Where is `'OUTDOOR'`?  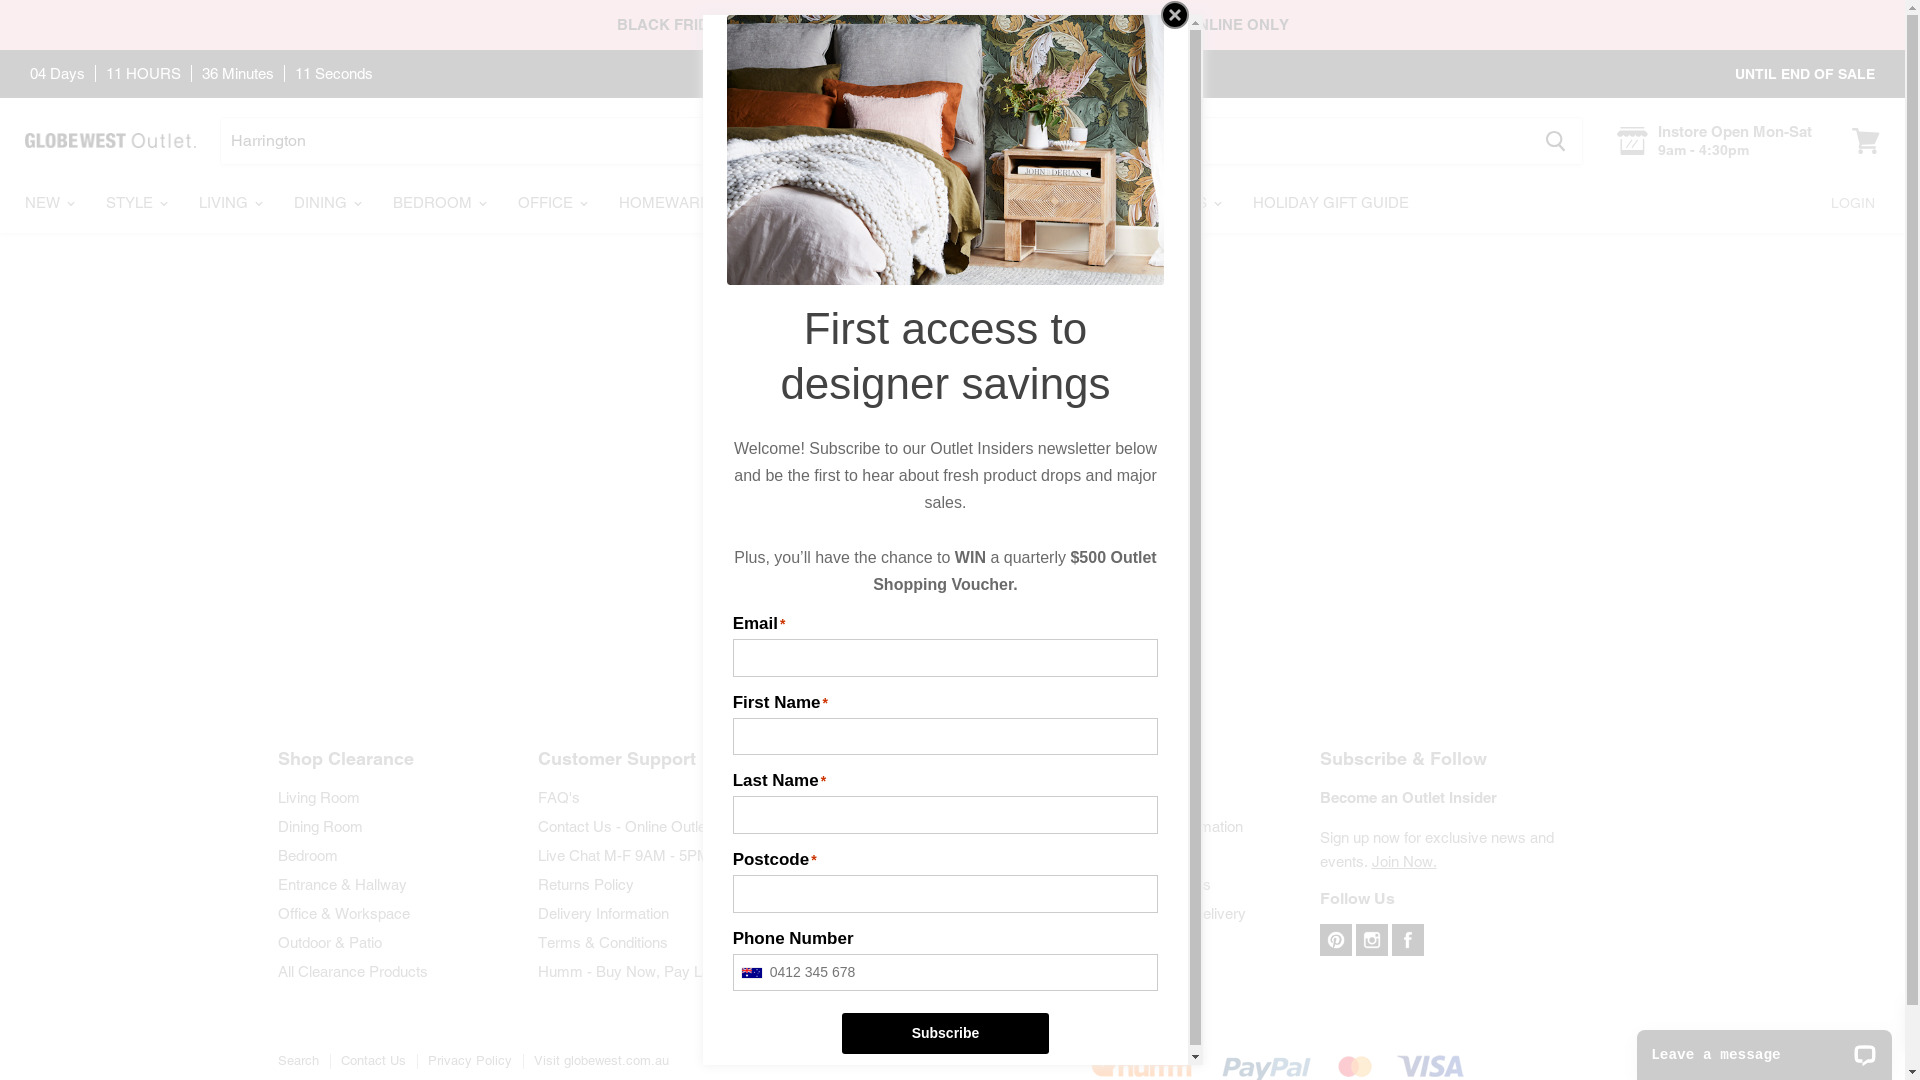 'OUTDOOR' is located at coordinates (811, 203).